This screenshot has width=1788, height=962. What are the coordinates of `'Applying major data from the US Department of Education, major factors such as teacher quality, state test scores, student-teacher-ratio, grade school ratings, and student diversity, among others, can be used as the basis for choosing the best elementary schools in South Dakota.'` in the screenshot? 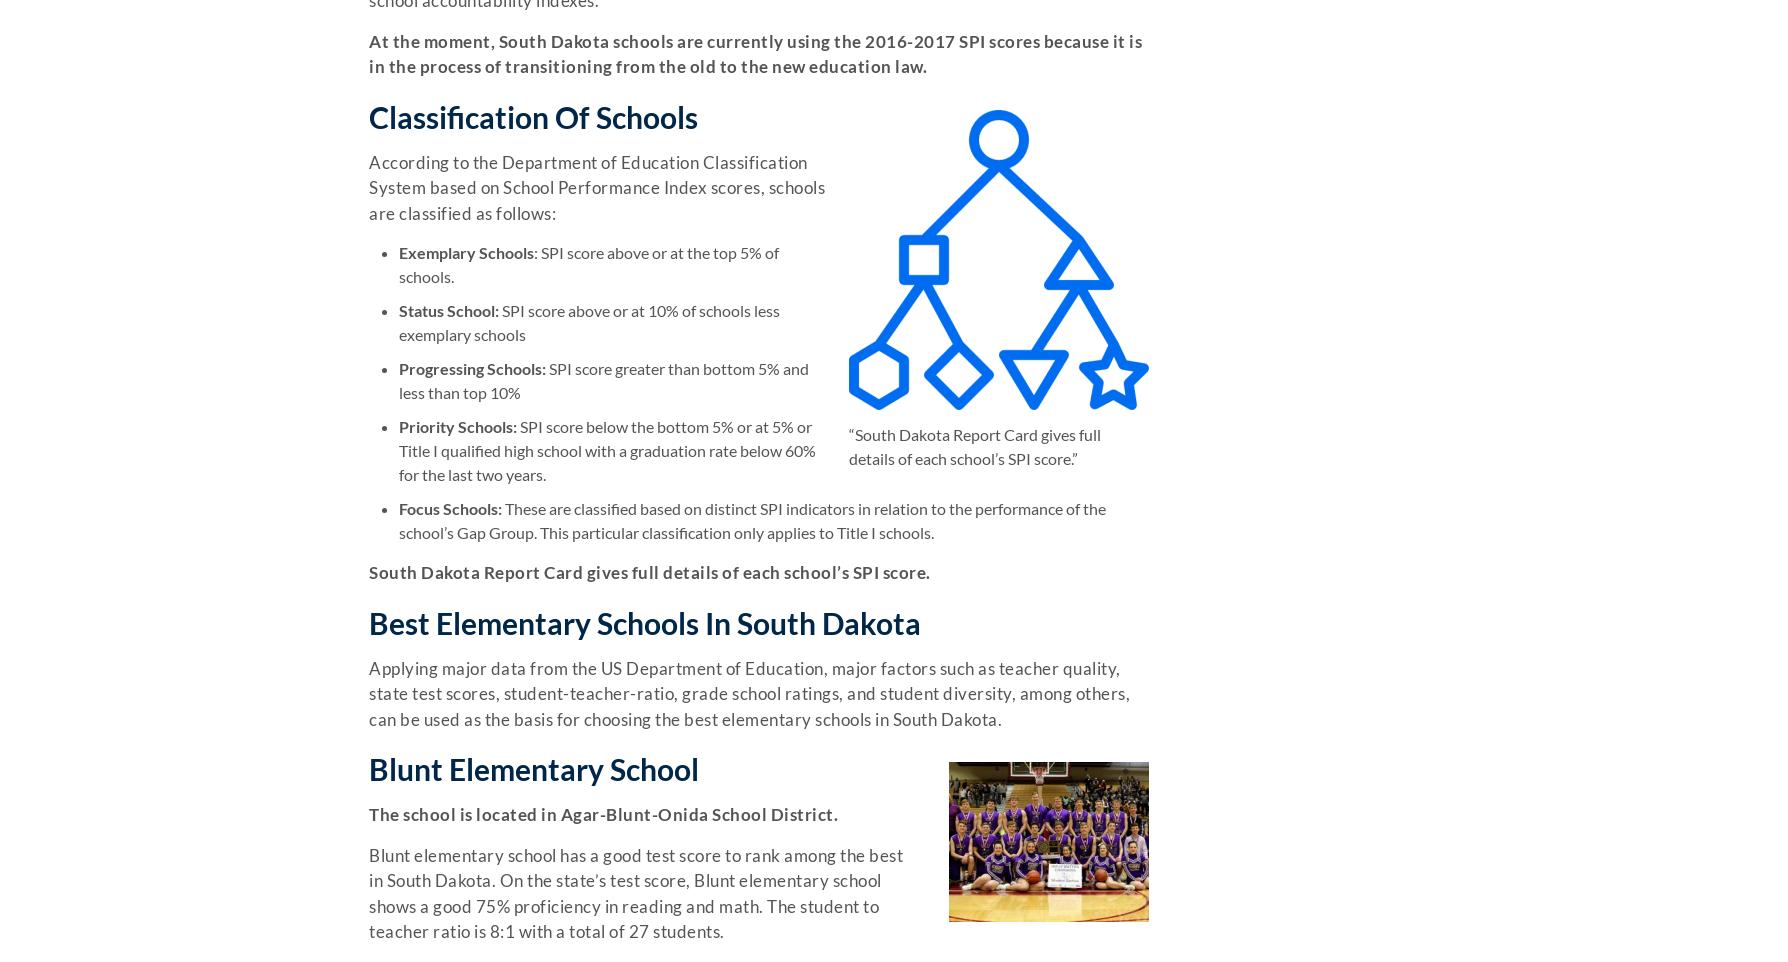 It's located at (748, 692).